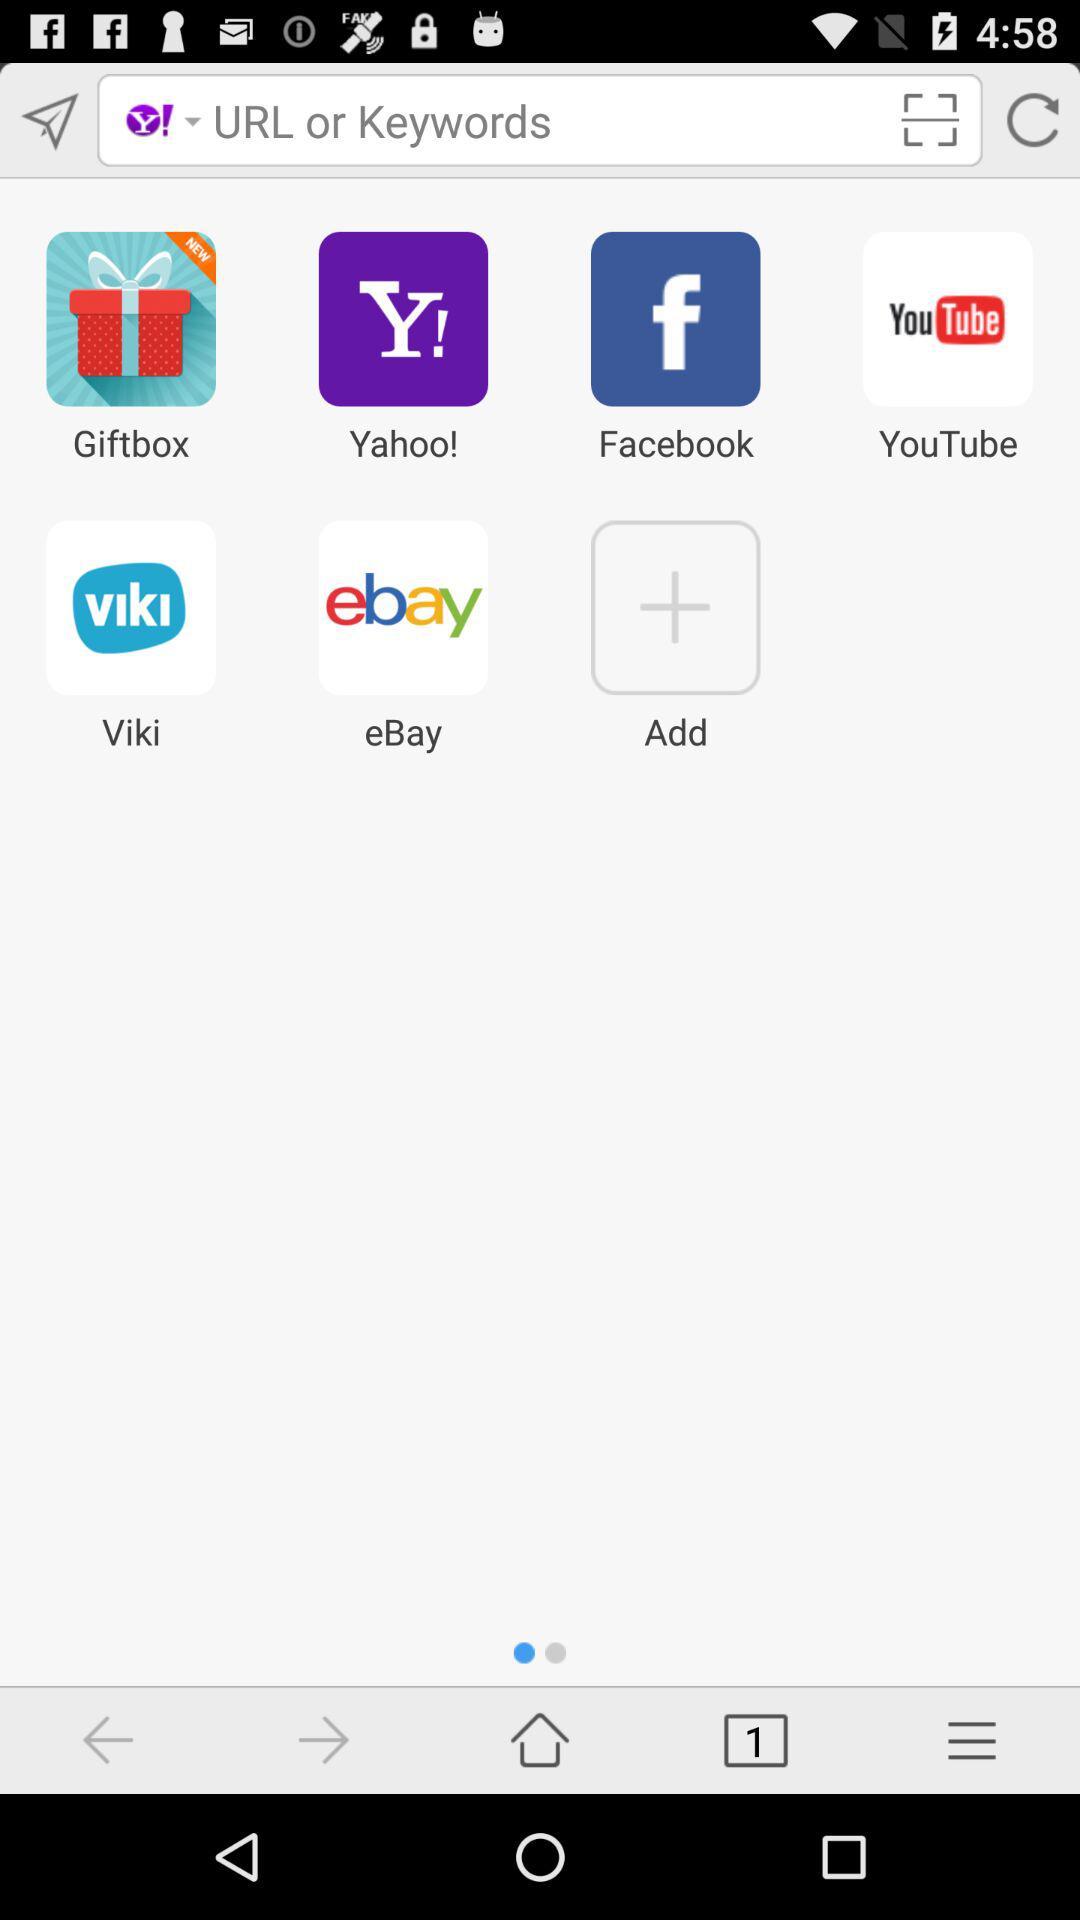 The height and width of the screenshot is (1920, 1080). What do you see at coordinates (756, 1740) in the screenshot?
I see `second button from bottom right corner of the page` at bounding box center [756, 1740].